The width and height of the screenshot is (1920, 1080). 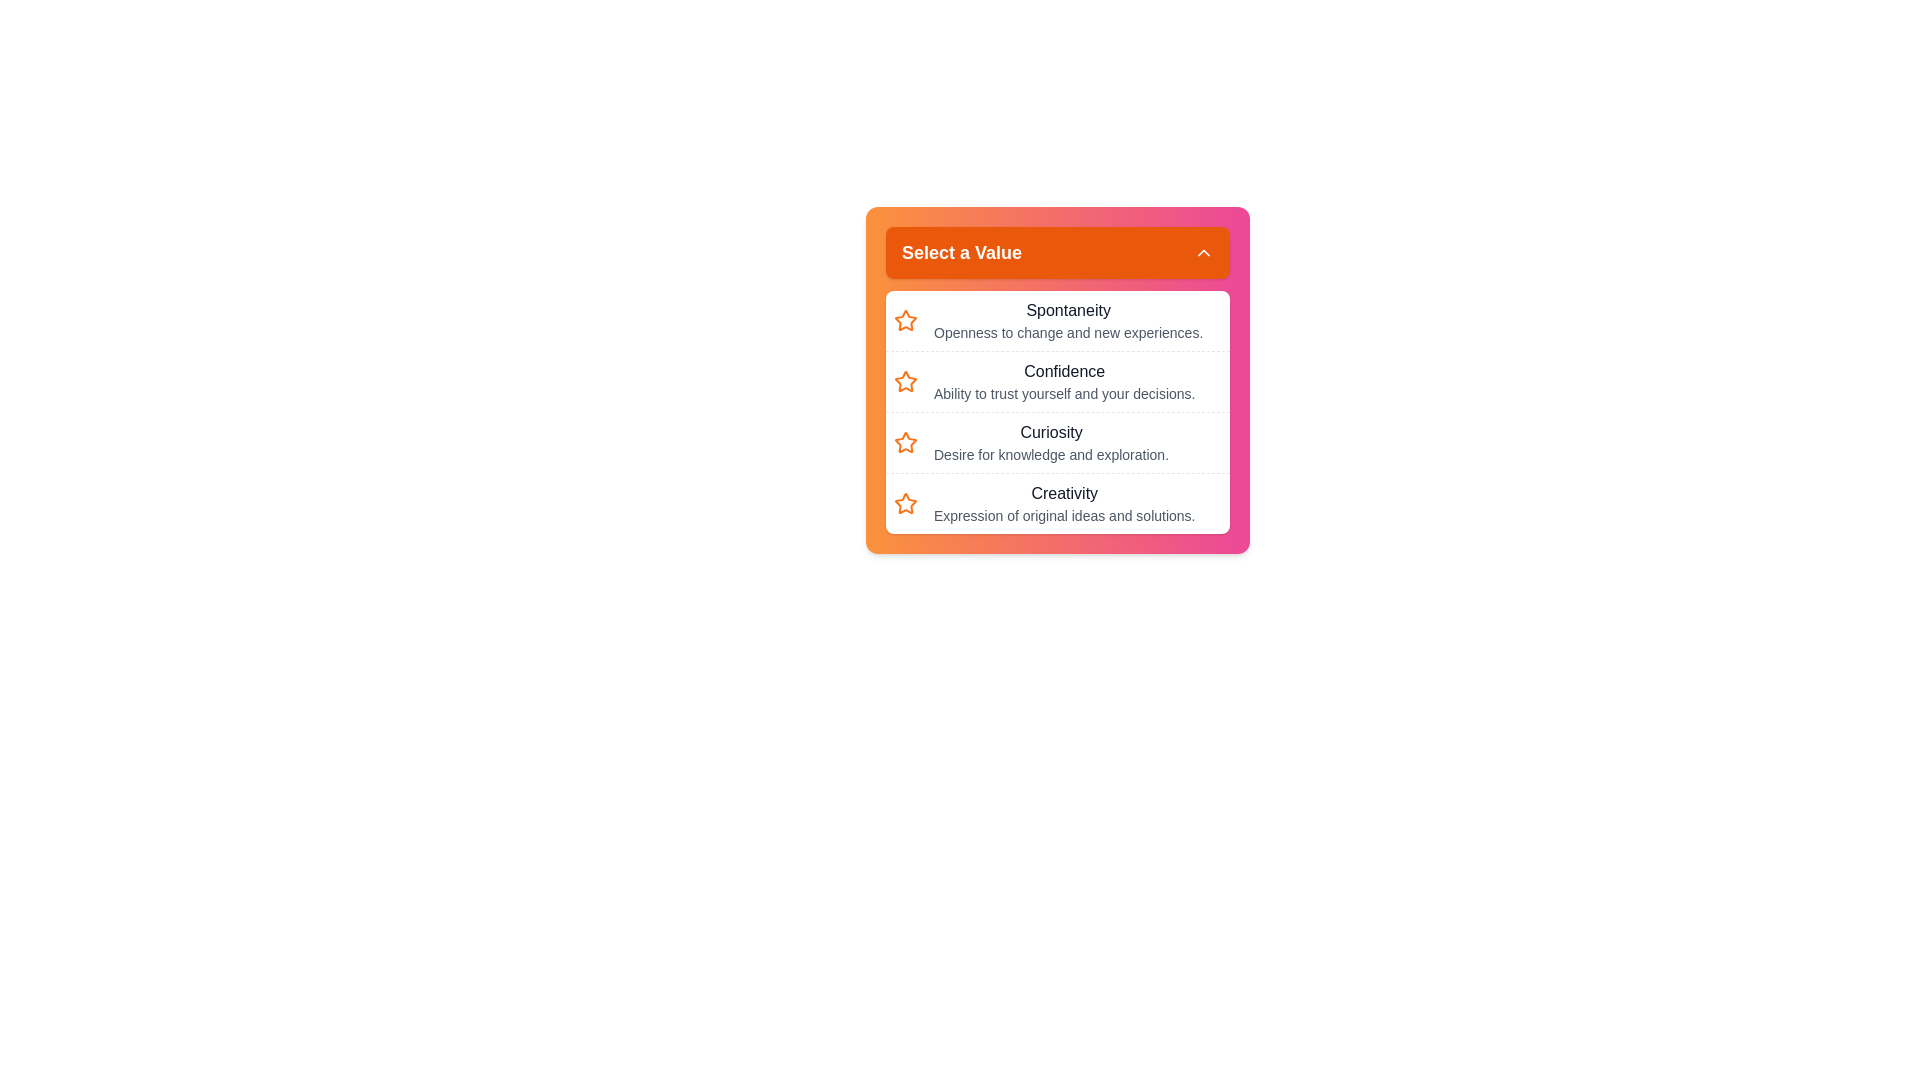 I want to click on the fourth list item labeled 'Creativity', so click(x=1056, y=502).